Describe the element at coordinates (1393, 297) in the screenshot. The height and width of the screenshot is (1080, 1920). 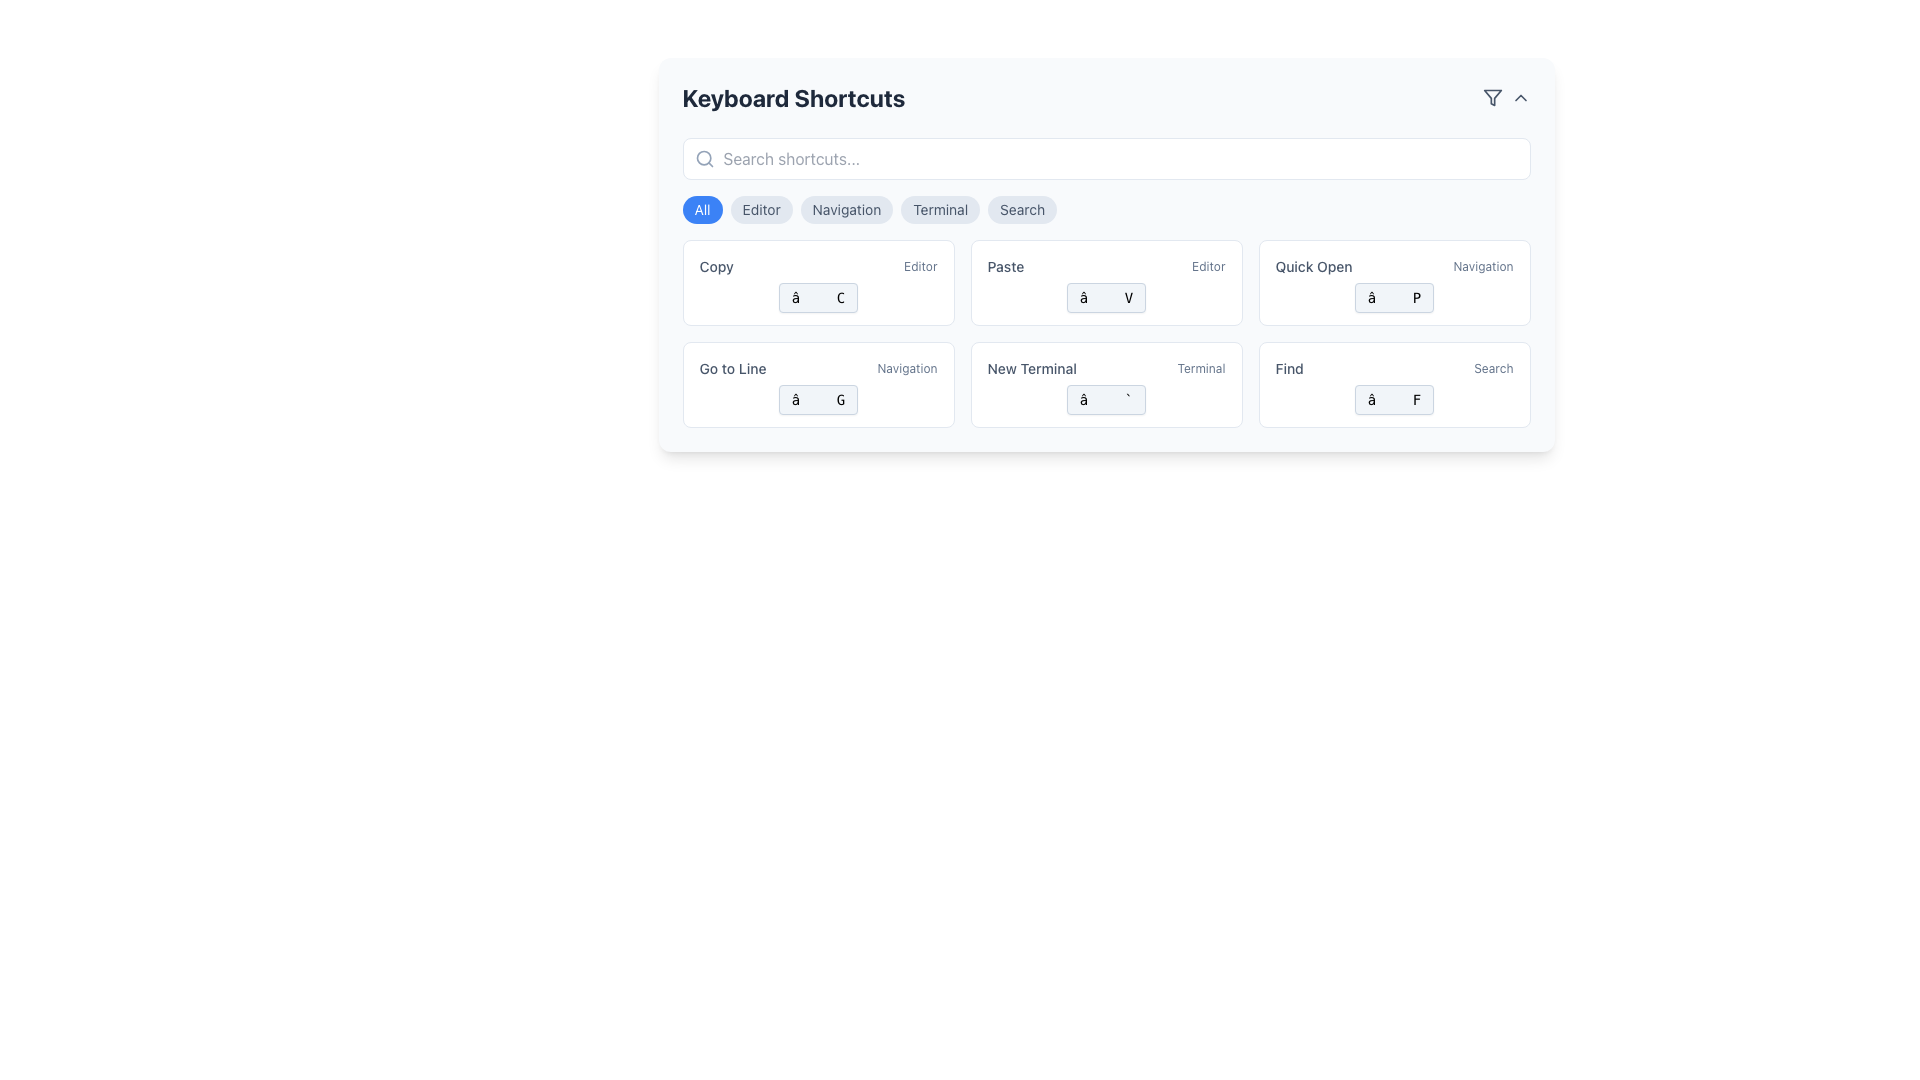
I see `the keyboard shortcut display indicating the combination 'â+P' within the 'Quick Open' panel under 'Navigation'` at that location.